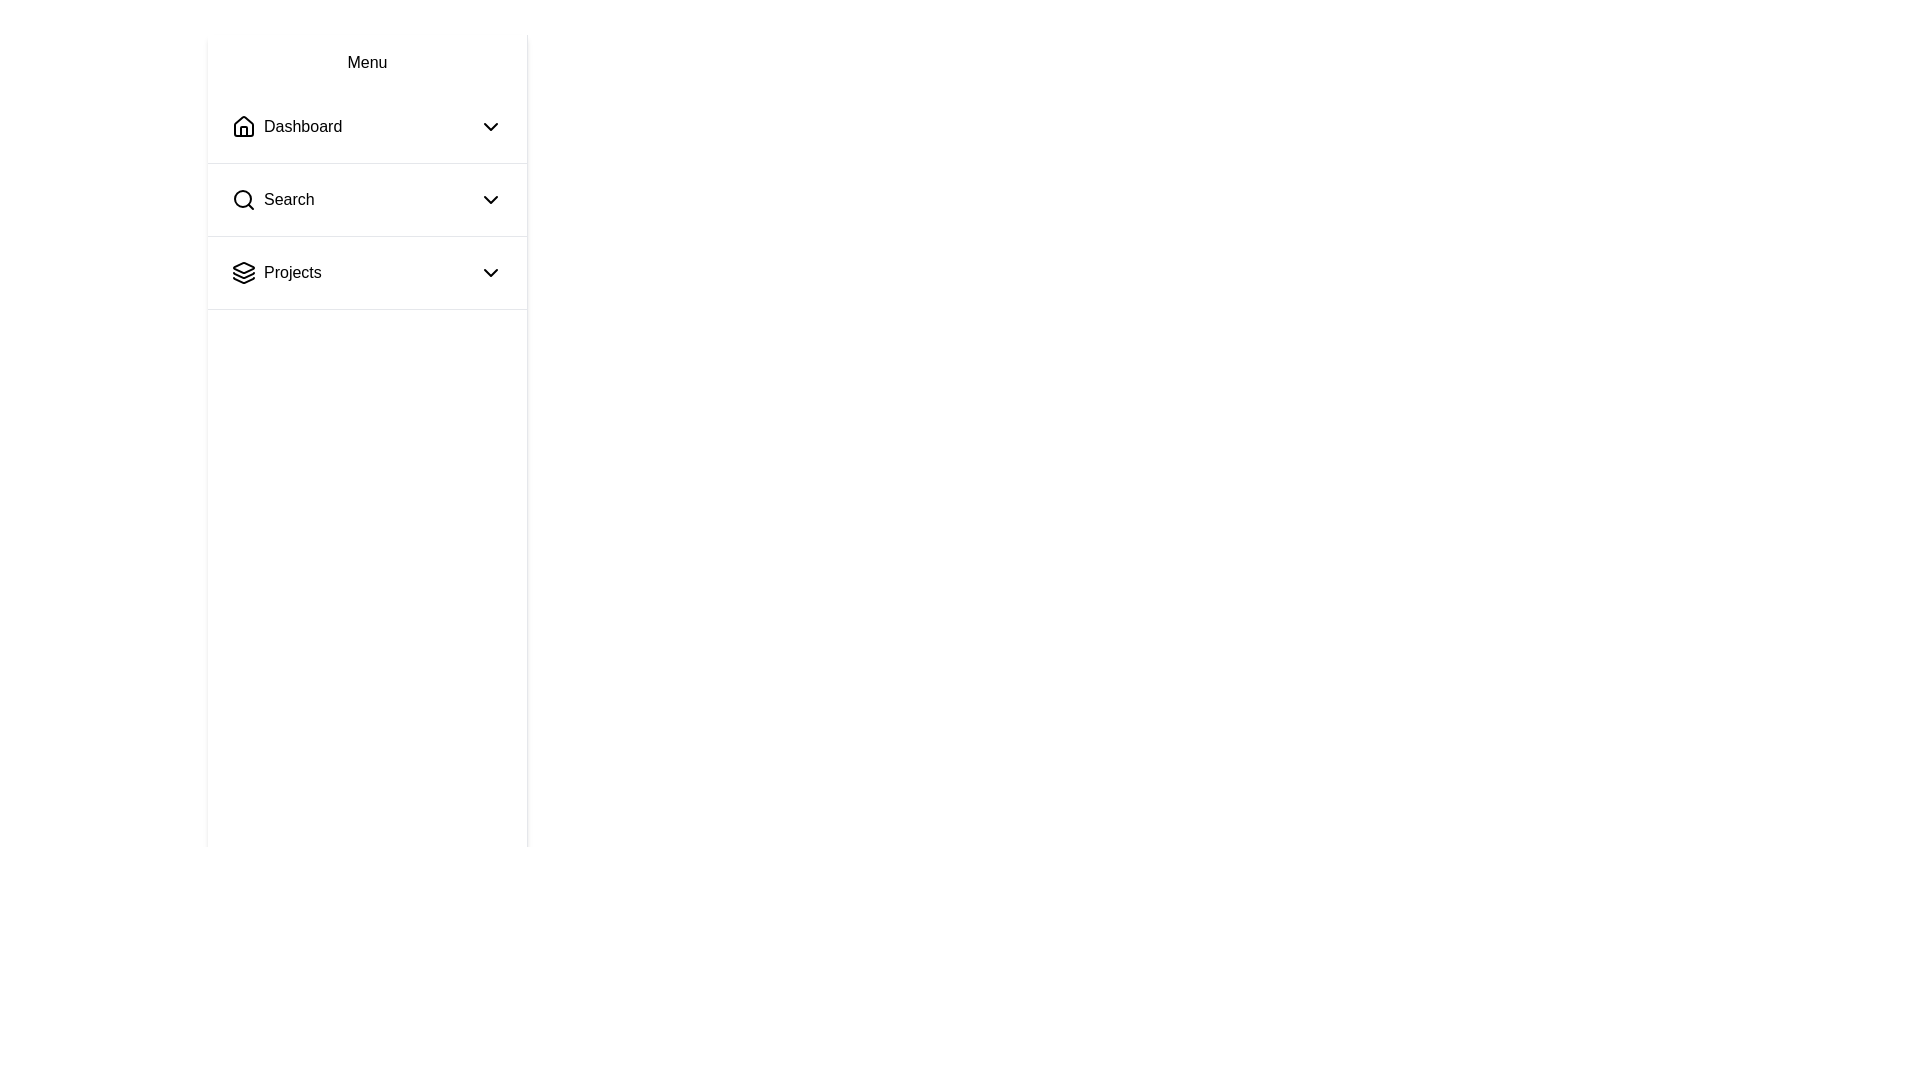 This screenshot has height=1080, width=1920. I want to click on the house-shaped icon with a black outline, which represents the 'home' or 'dashboard' concept, located to the left of the text 'Dashboard', so click(243, 127).